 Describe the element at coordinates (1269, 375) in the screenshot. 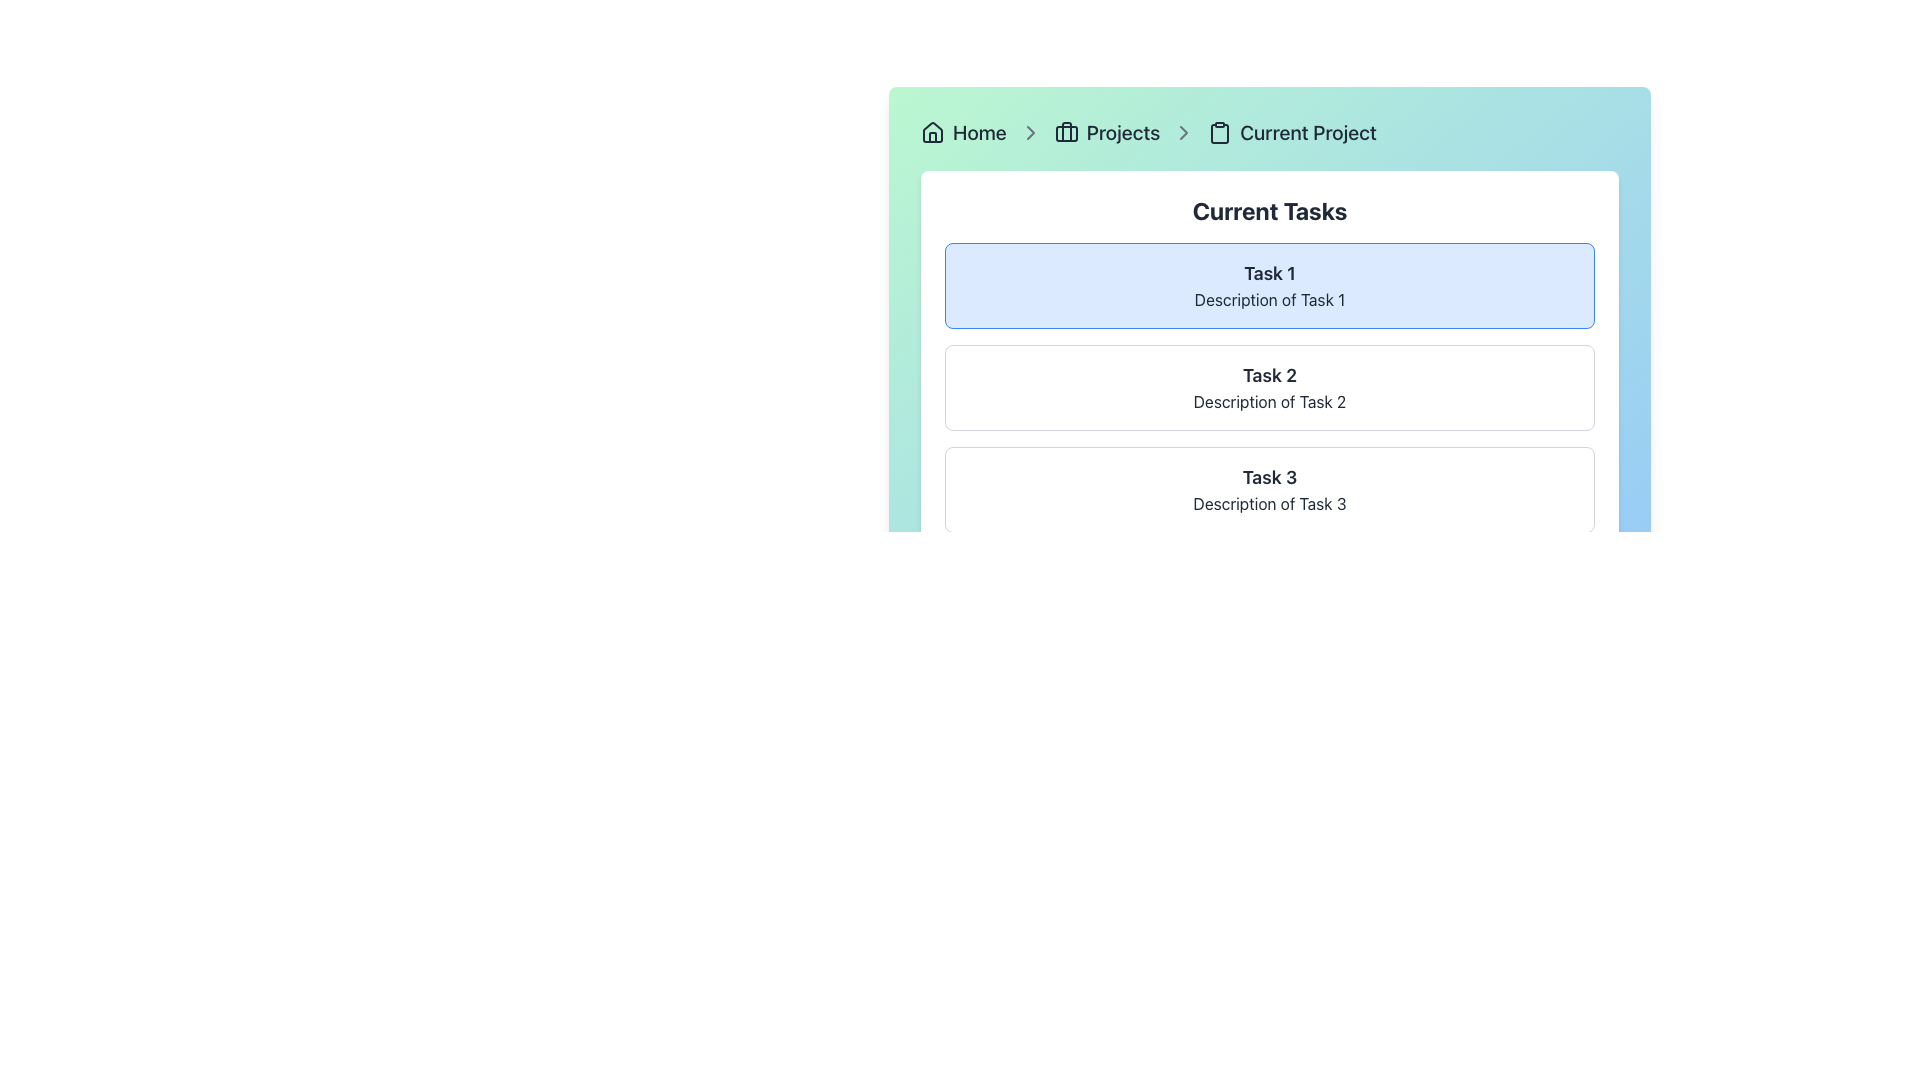

I see `the text label displaying 'Task 2'` at that location.